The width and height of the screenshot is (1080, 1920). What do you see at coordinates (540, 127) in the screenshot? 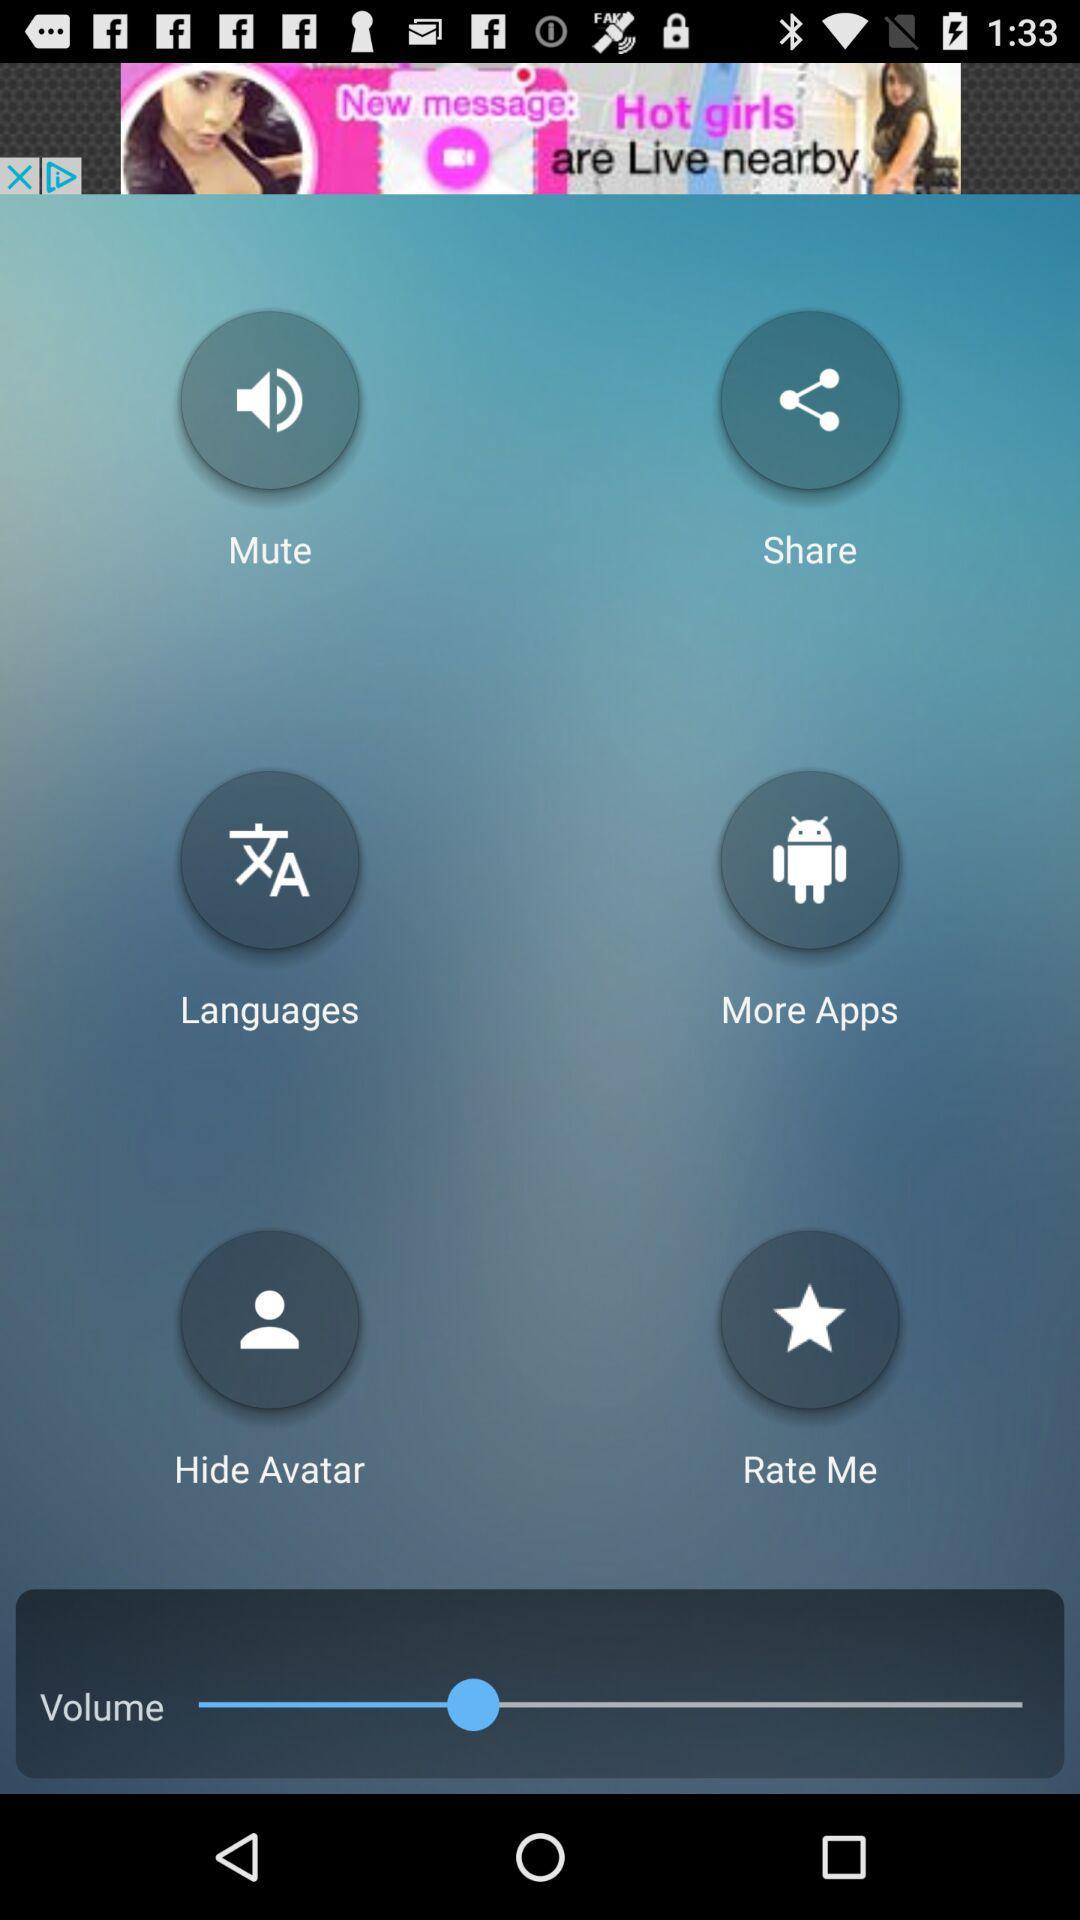
I see `advertisement` at bounding box center [540, 127].